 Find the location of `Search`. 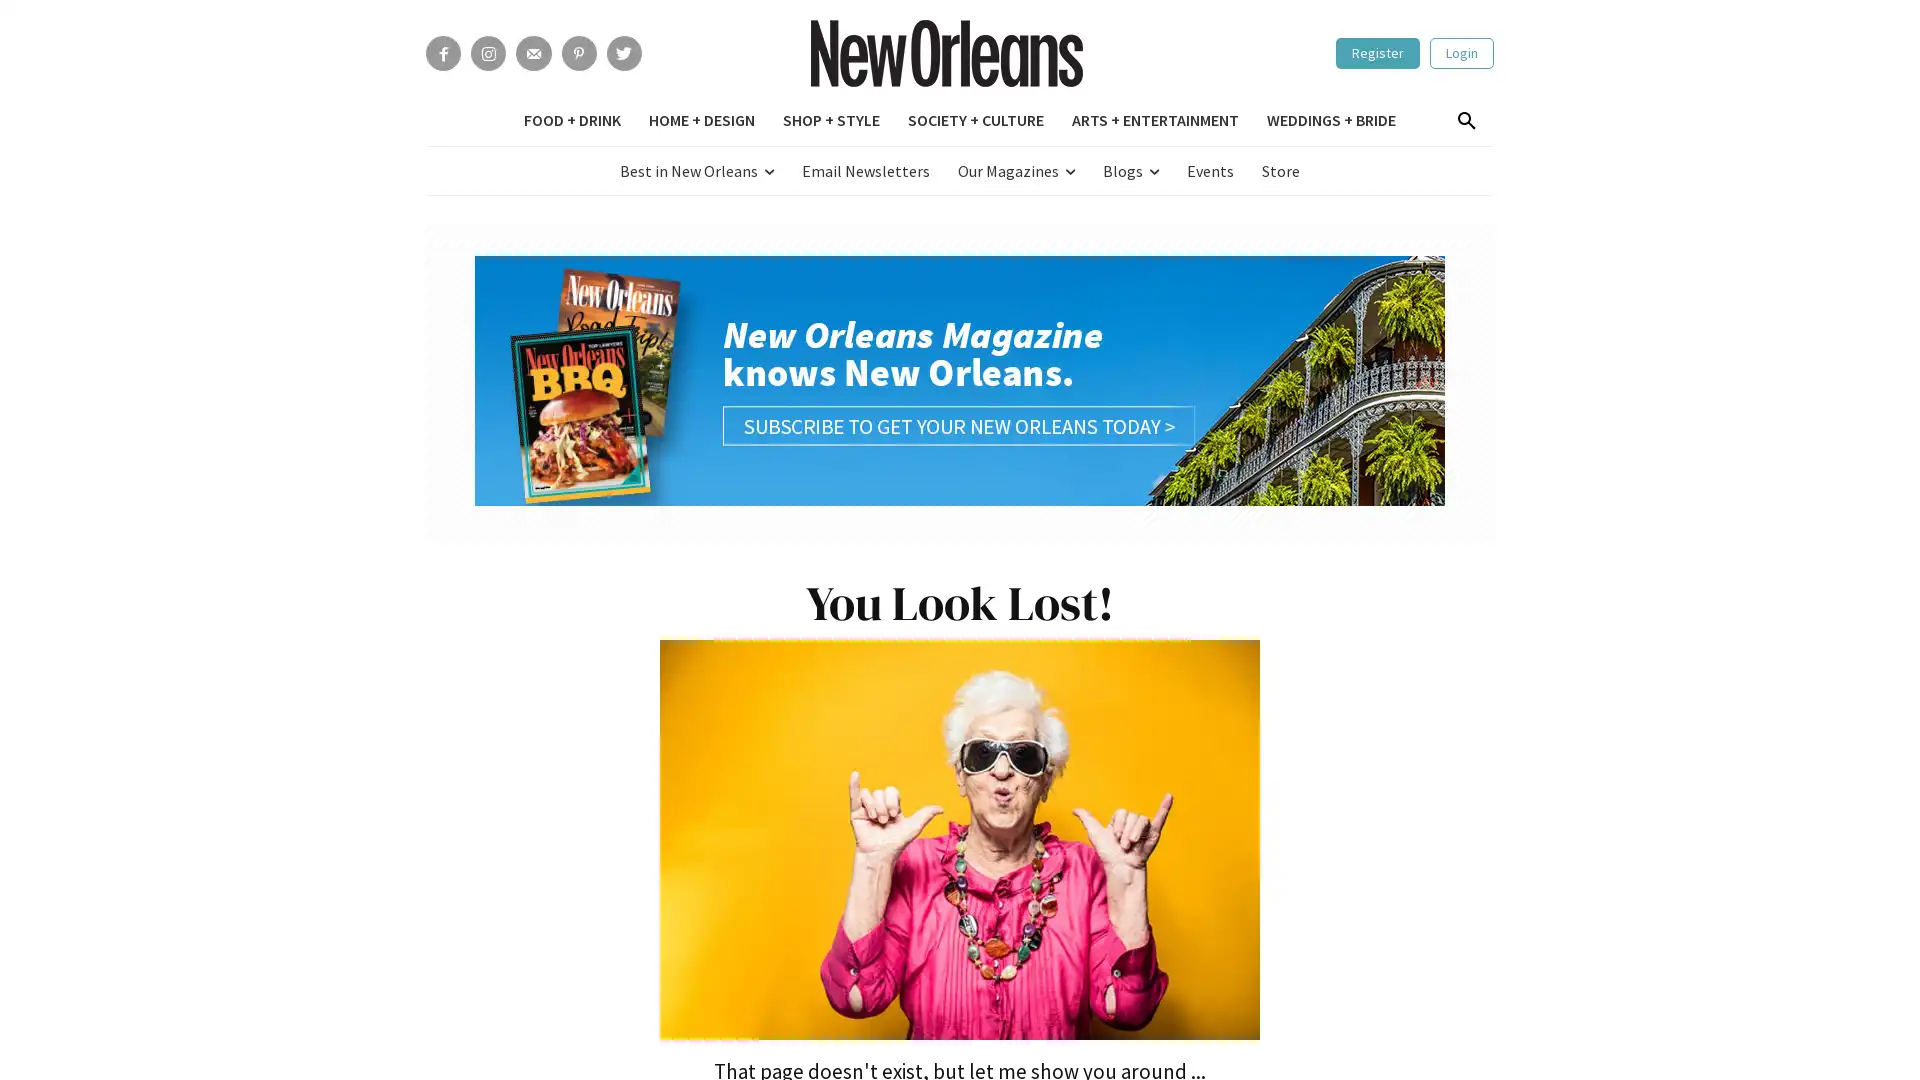

Search is located at coordinates (1465, 122).